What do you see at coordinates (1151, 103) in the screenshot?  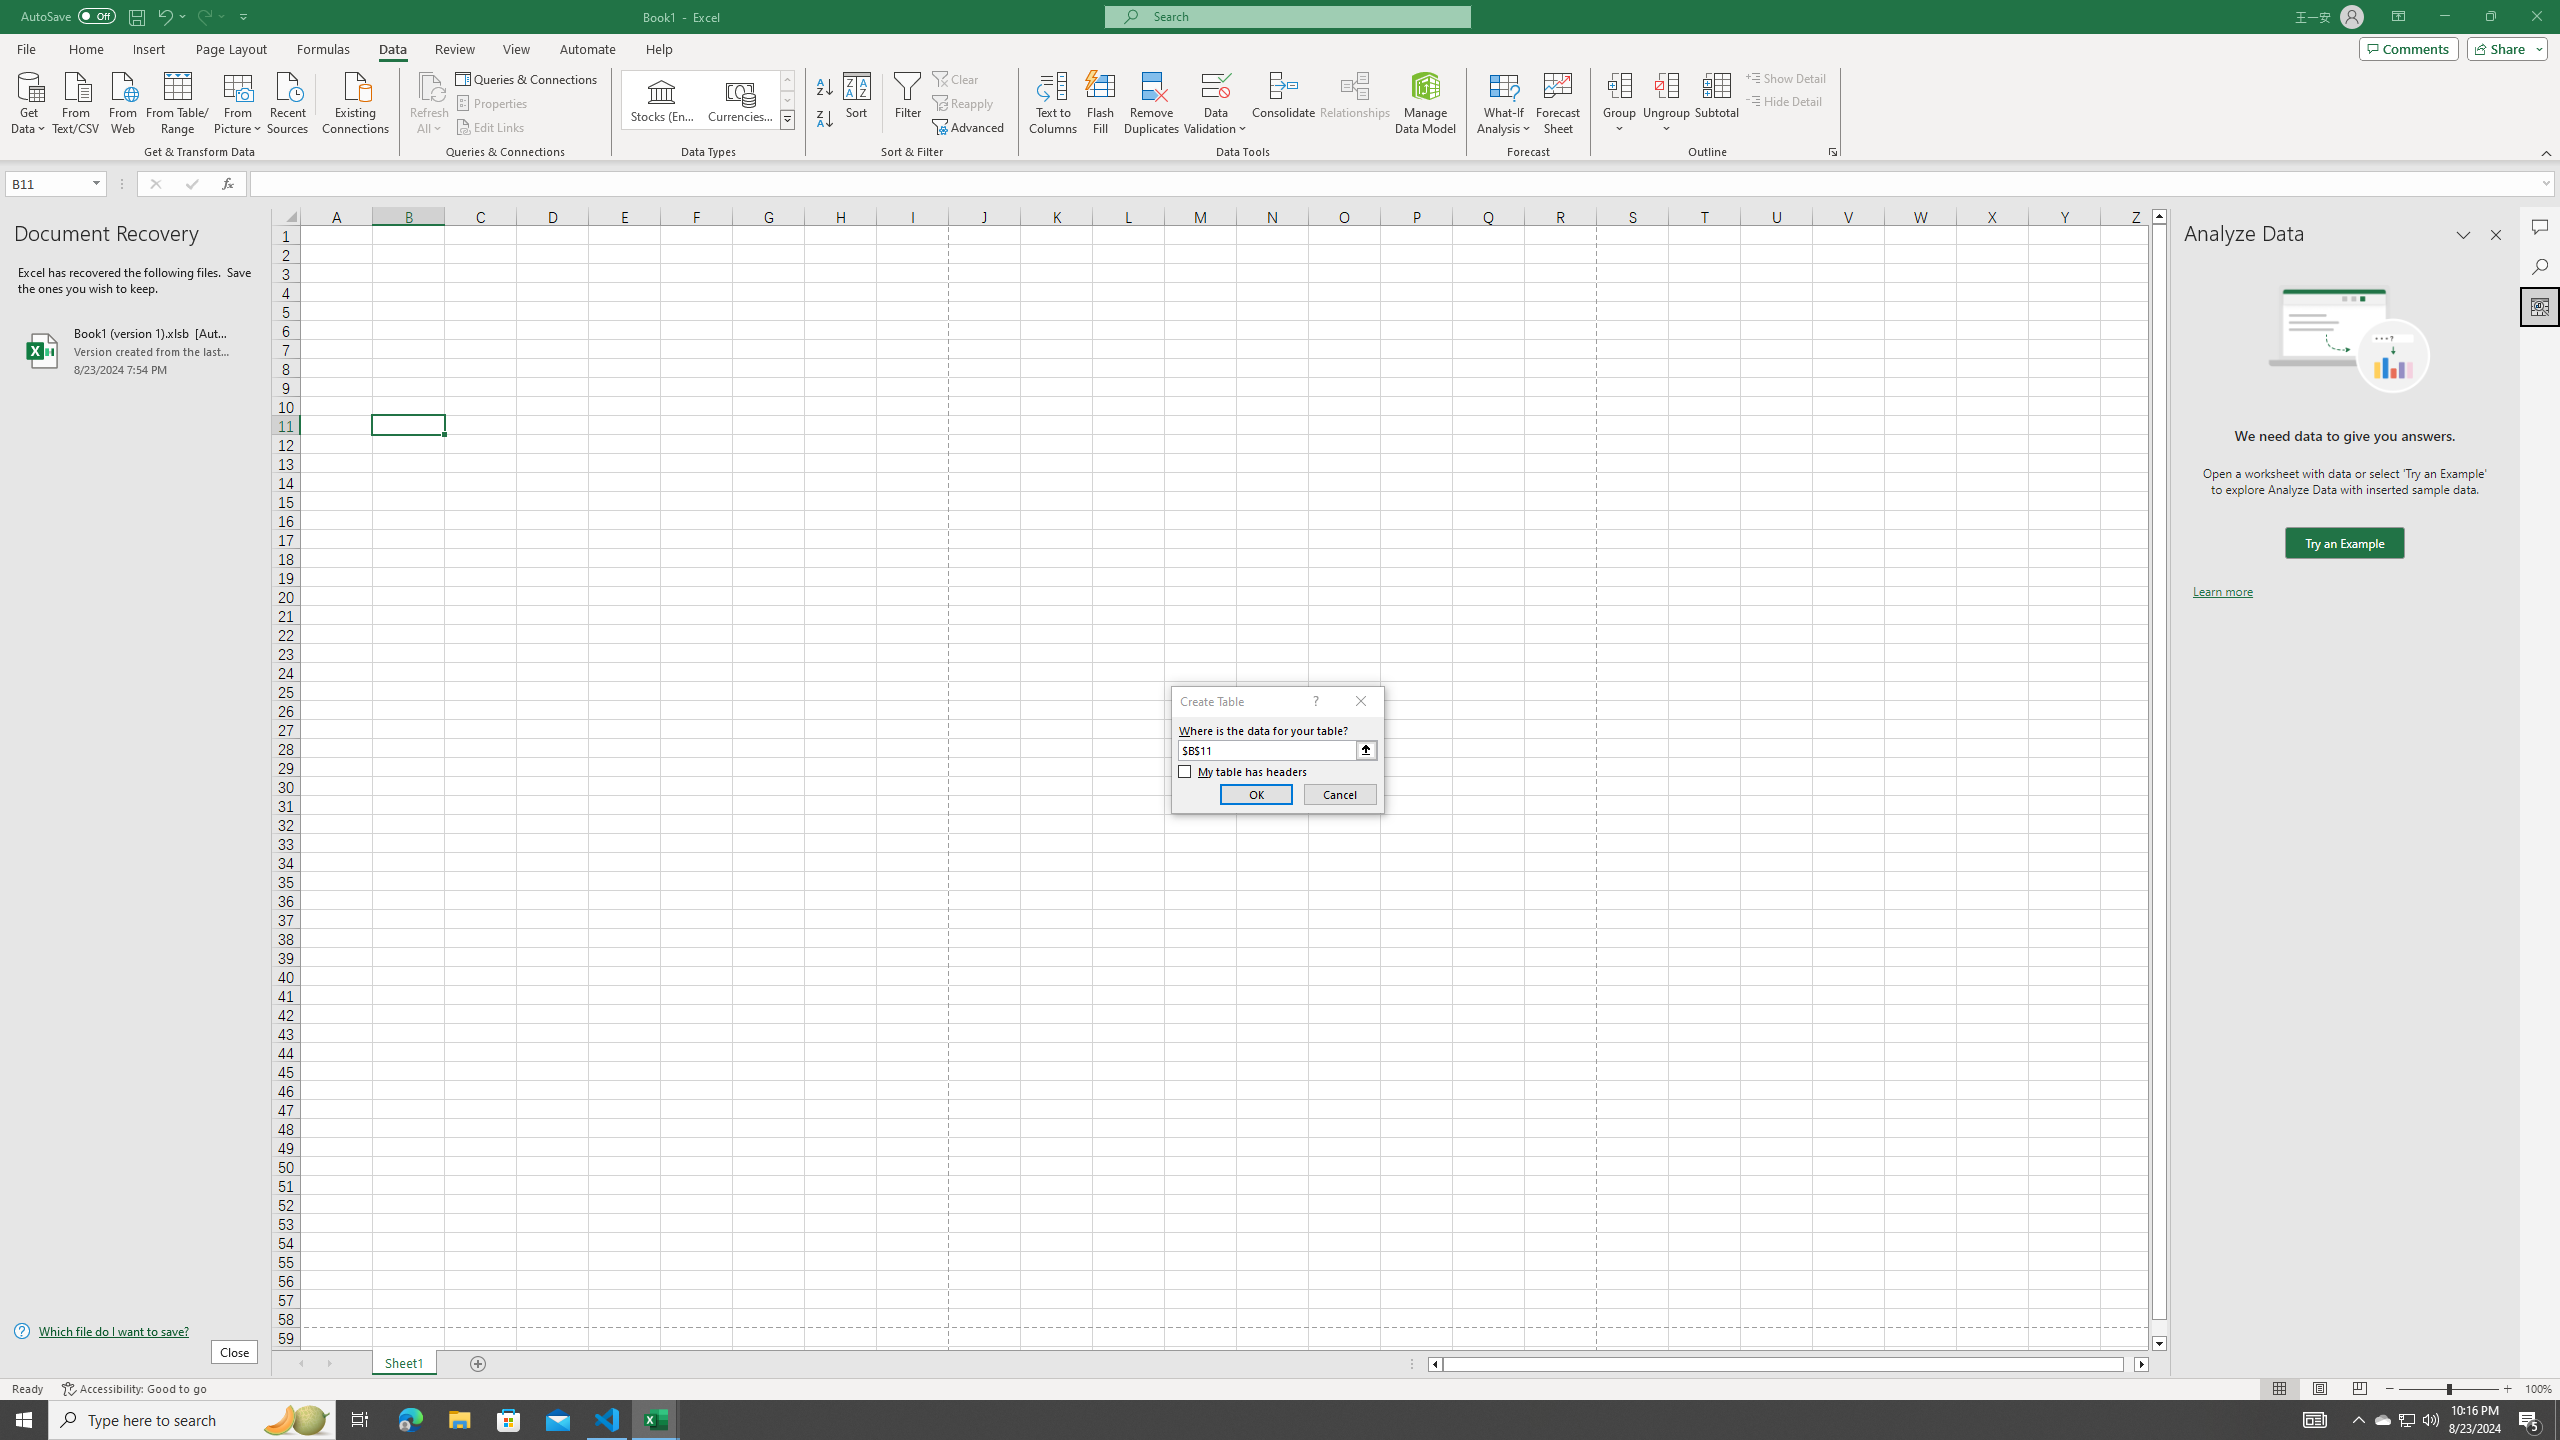 I see `'Remove Duplicates'` at bounding box center [1151, 103].